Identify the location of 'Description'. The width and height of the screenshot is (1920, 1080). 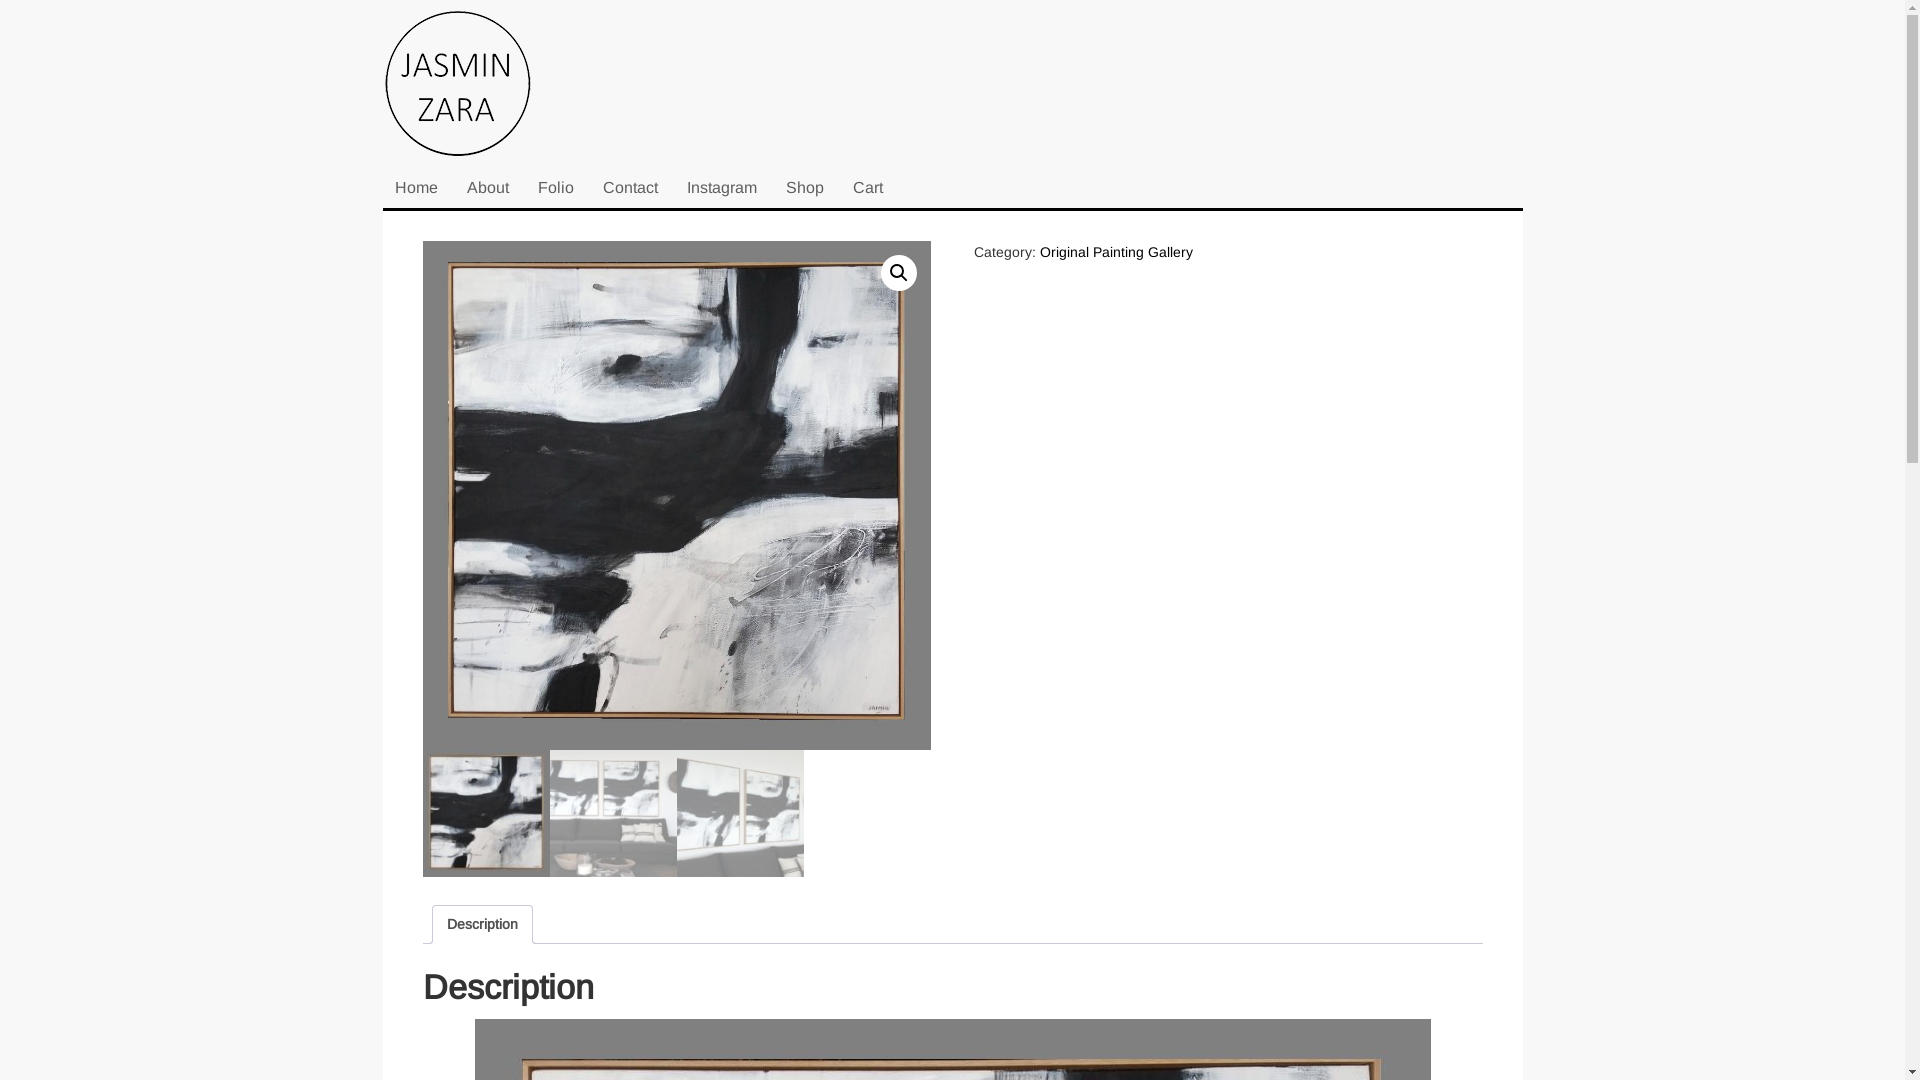
(481, 924).